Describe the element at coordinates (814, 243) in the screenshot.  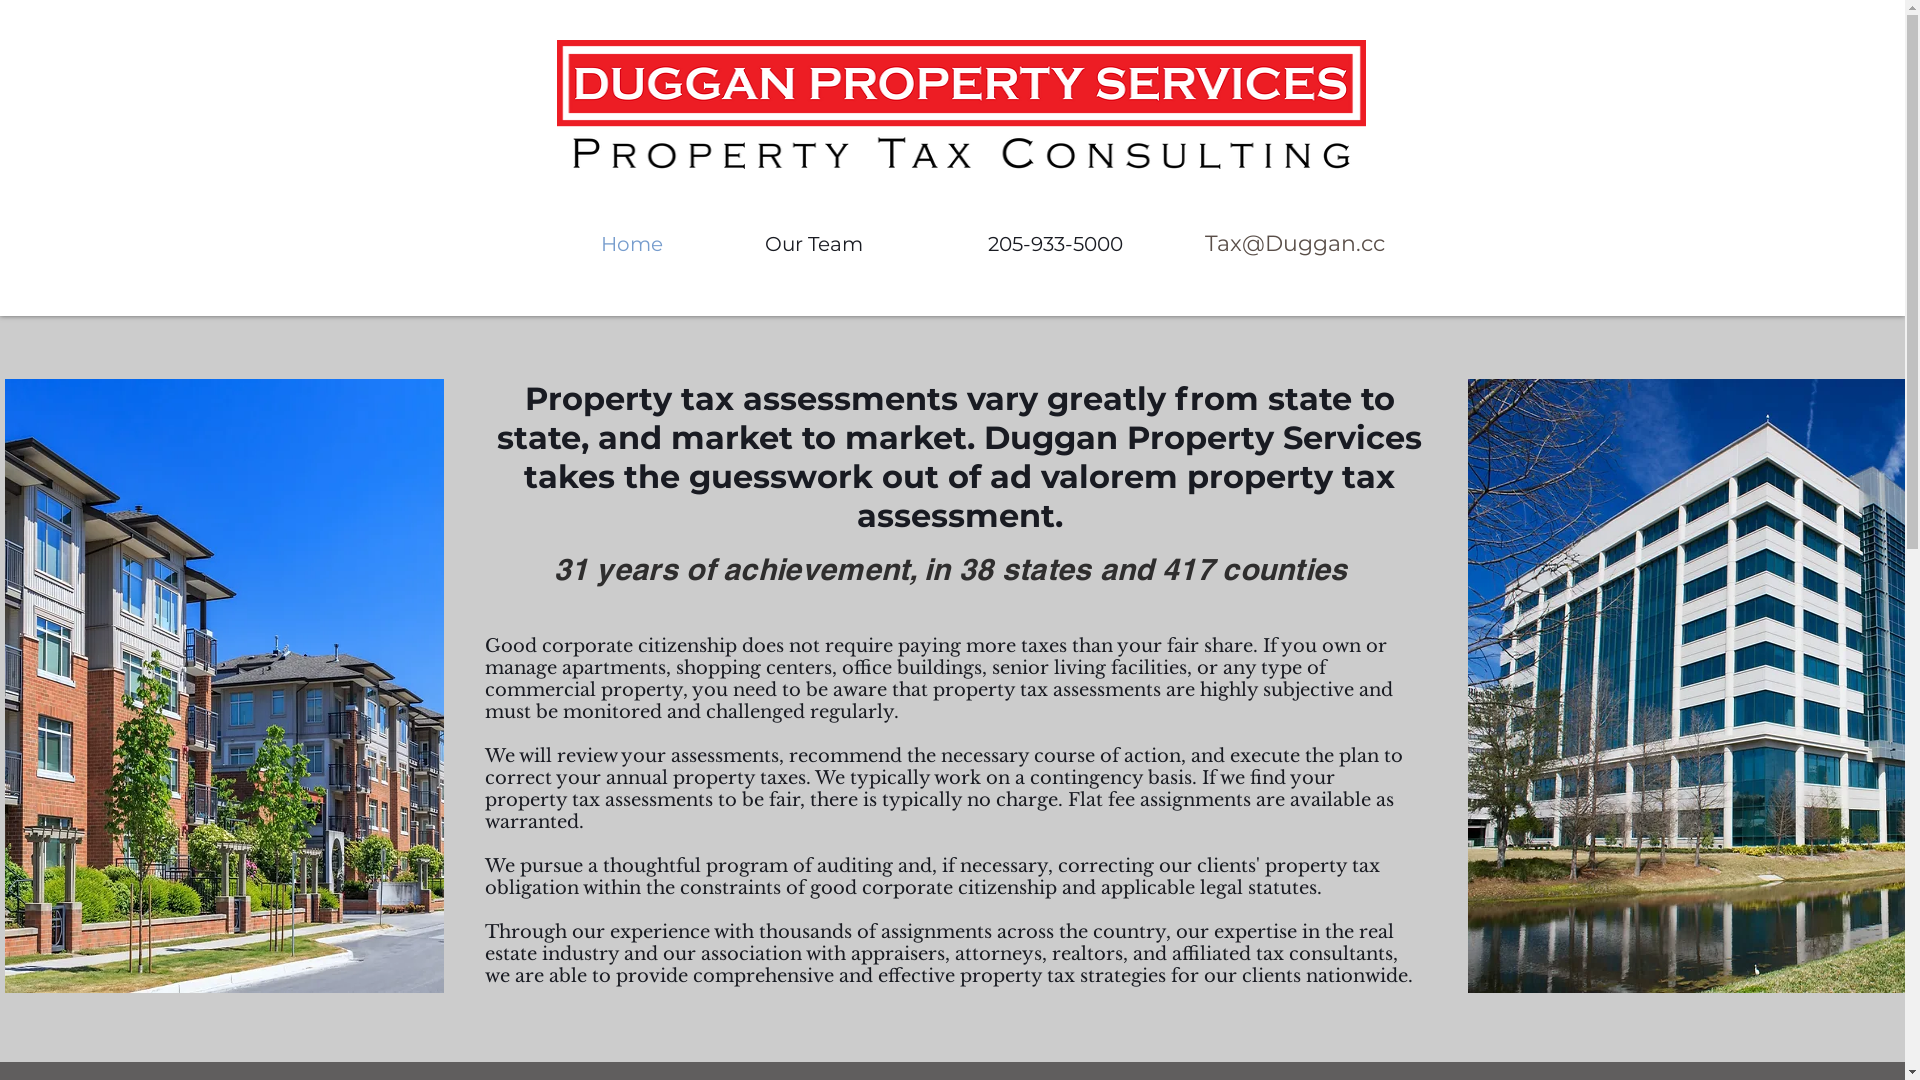
I see `'Our Team'` at that location.